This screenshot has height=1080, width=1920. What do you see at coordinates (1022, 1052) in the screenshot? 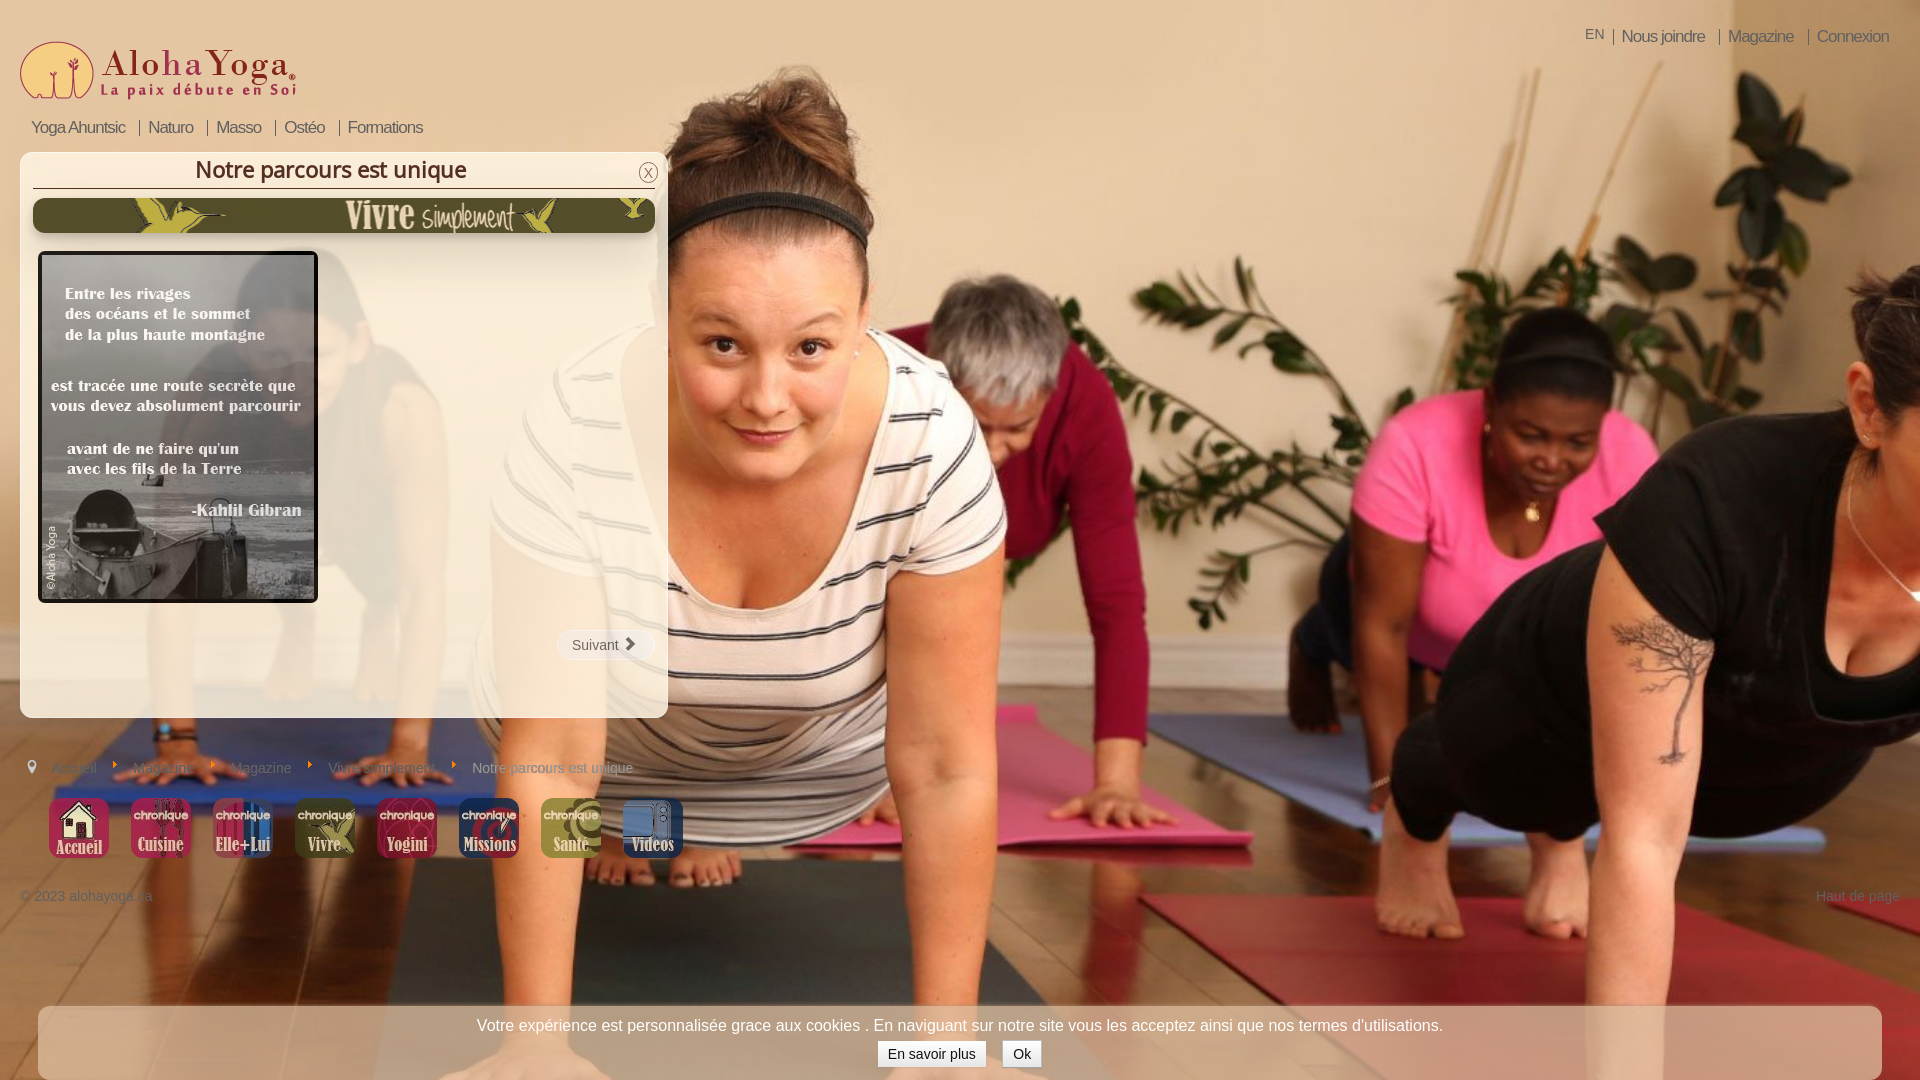
I see `'Ok'` at bounding box center [1022, 1052].